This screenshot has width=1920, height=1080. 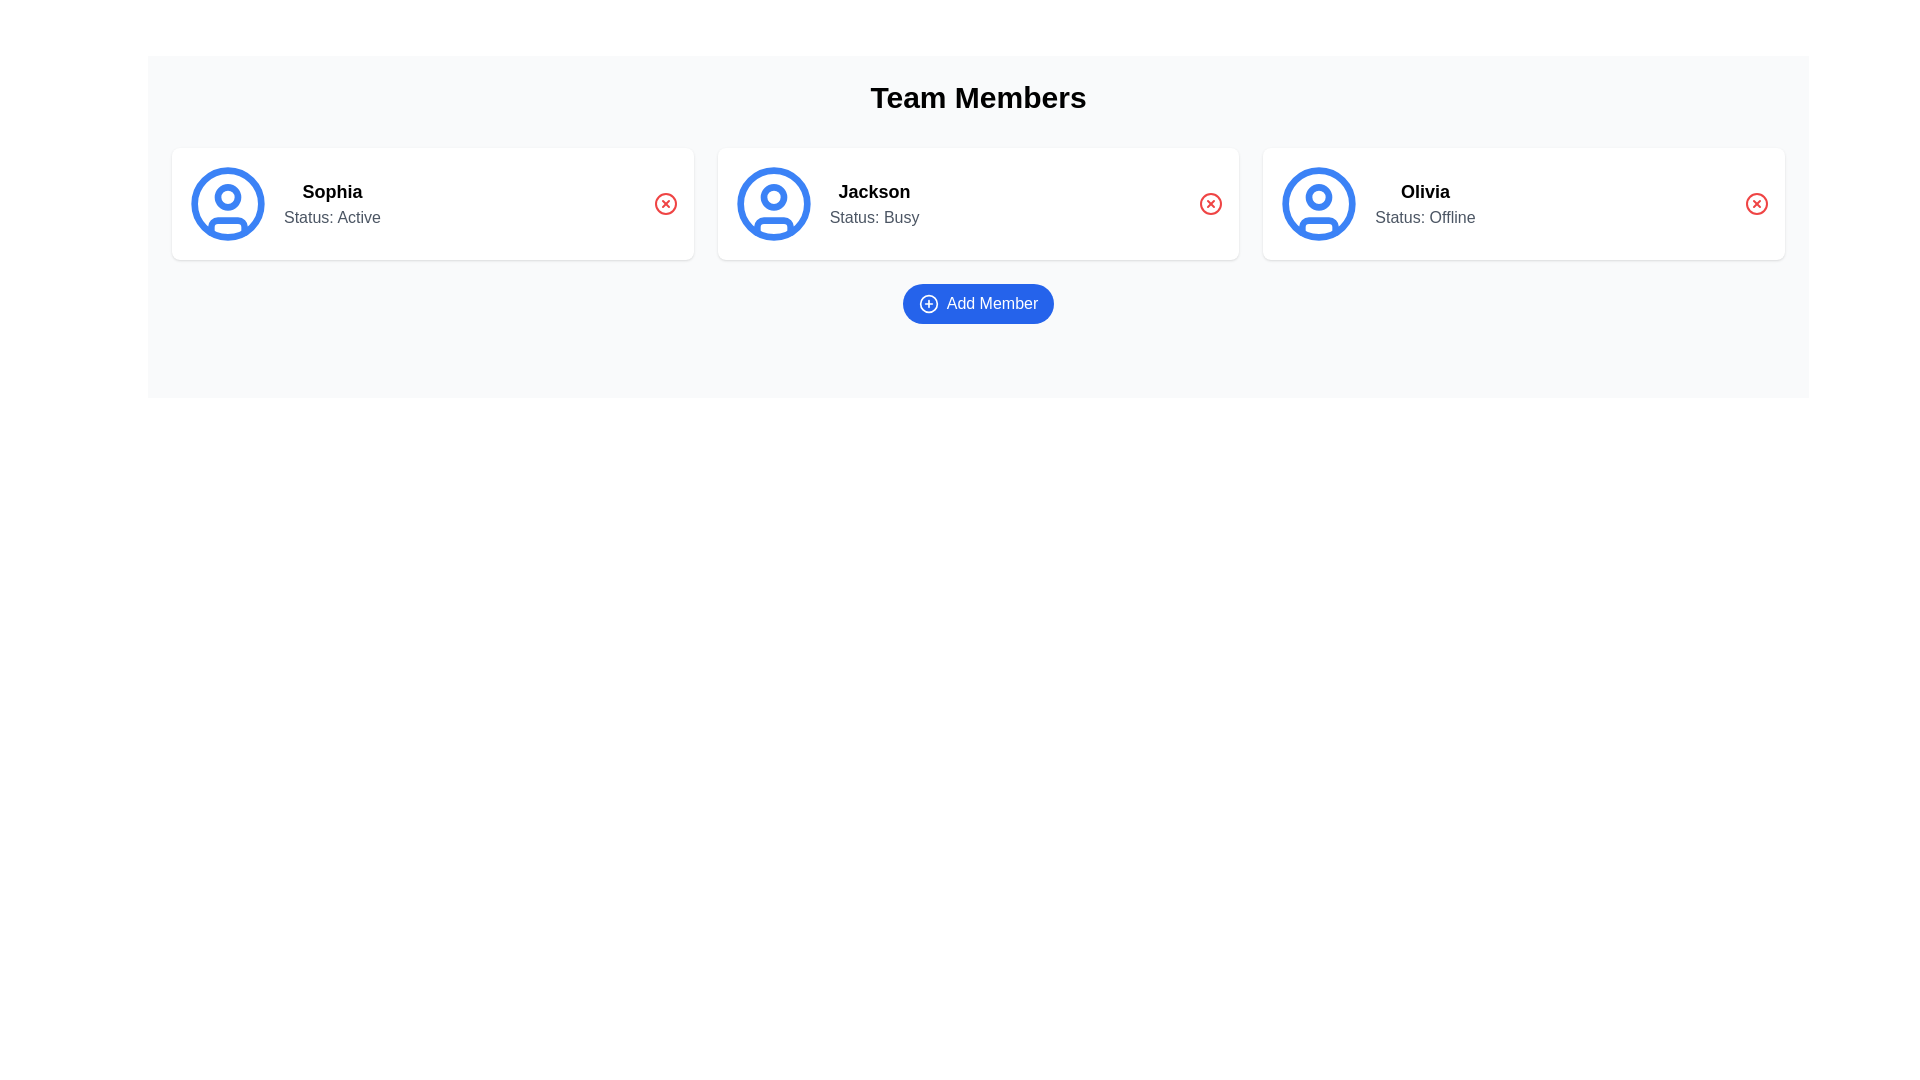 I want to click on the text label displaying the user's name 'Sophia' and current status, which is located in the leftmost tile of the user profile row, so click(x=332, y=204).